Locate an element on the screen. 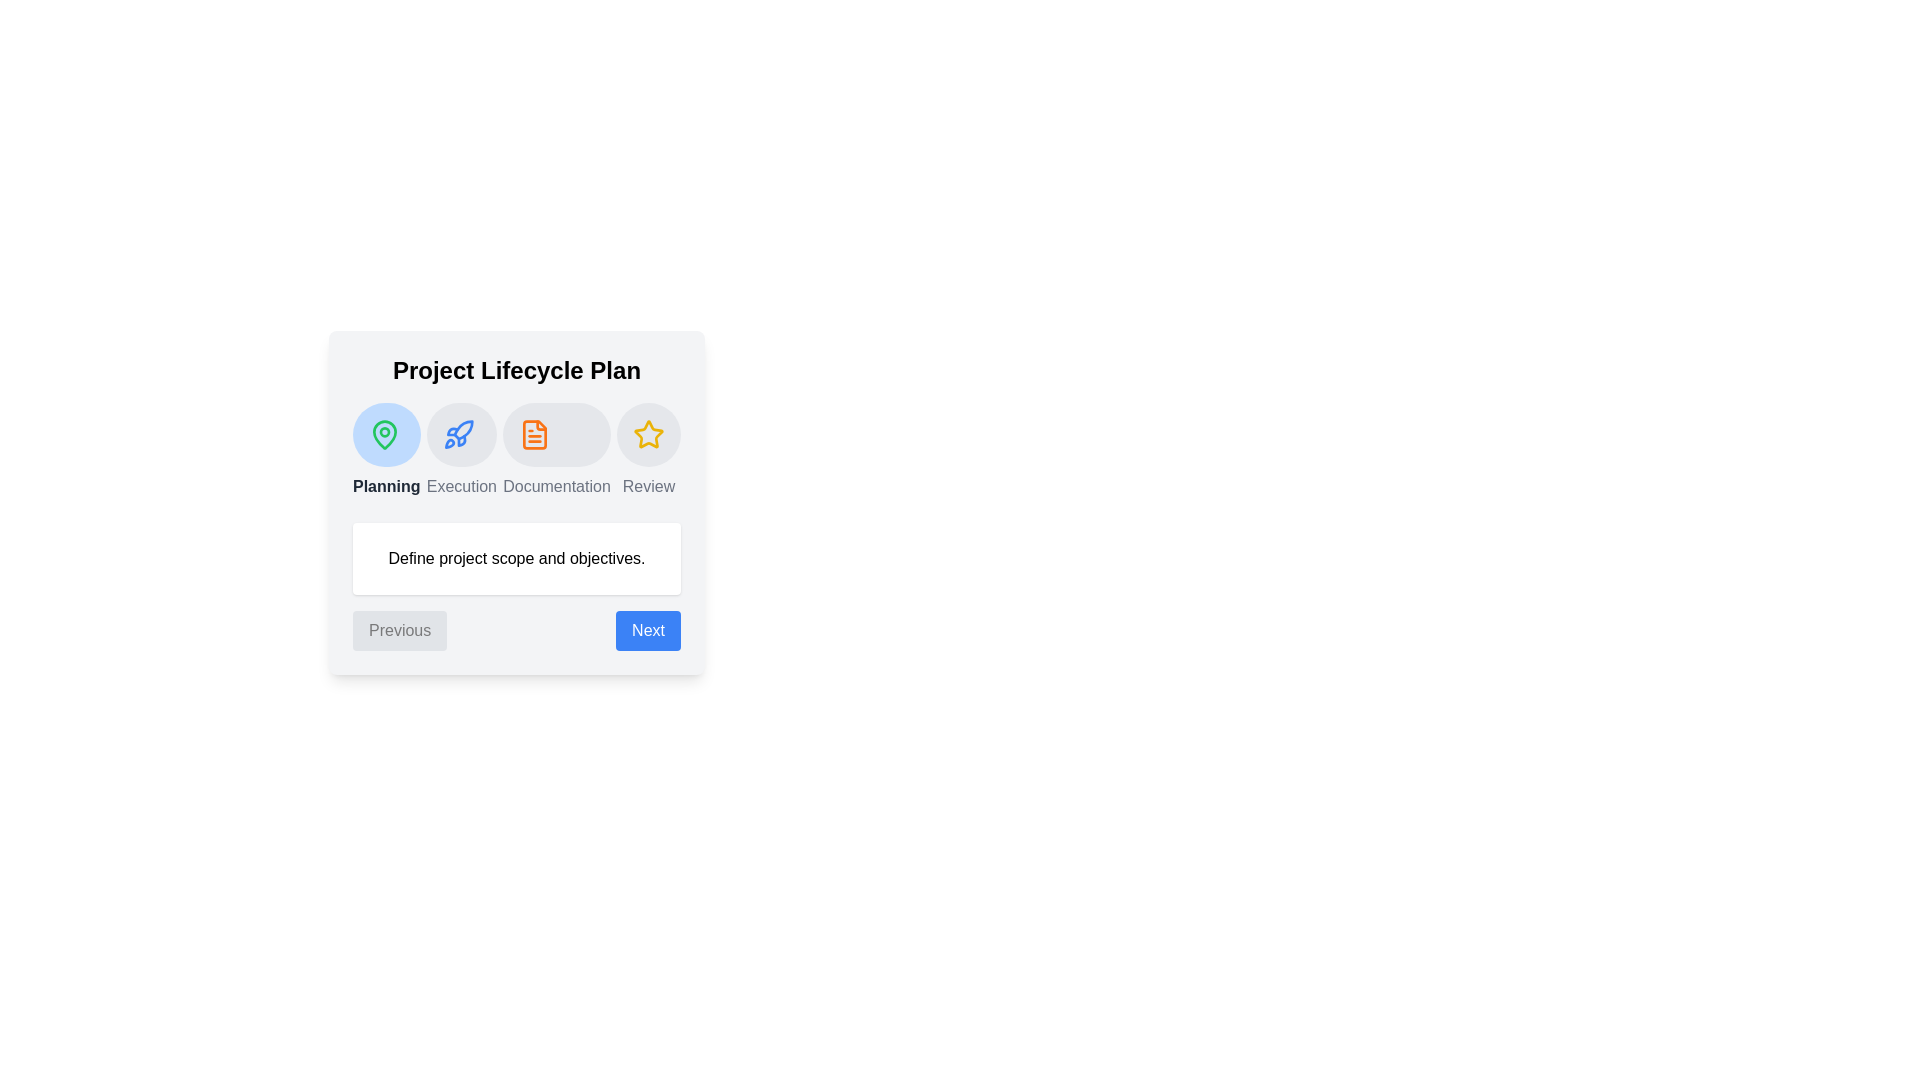  the project phase icon for Planning is located at coordinates (386, 434).